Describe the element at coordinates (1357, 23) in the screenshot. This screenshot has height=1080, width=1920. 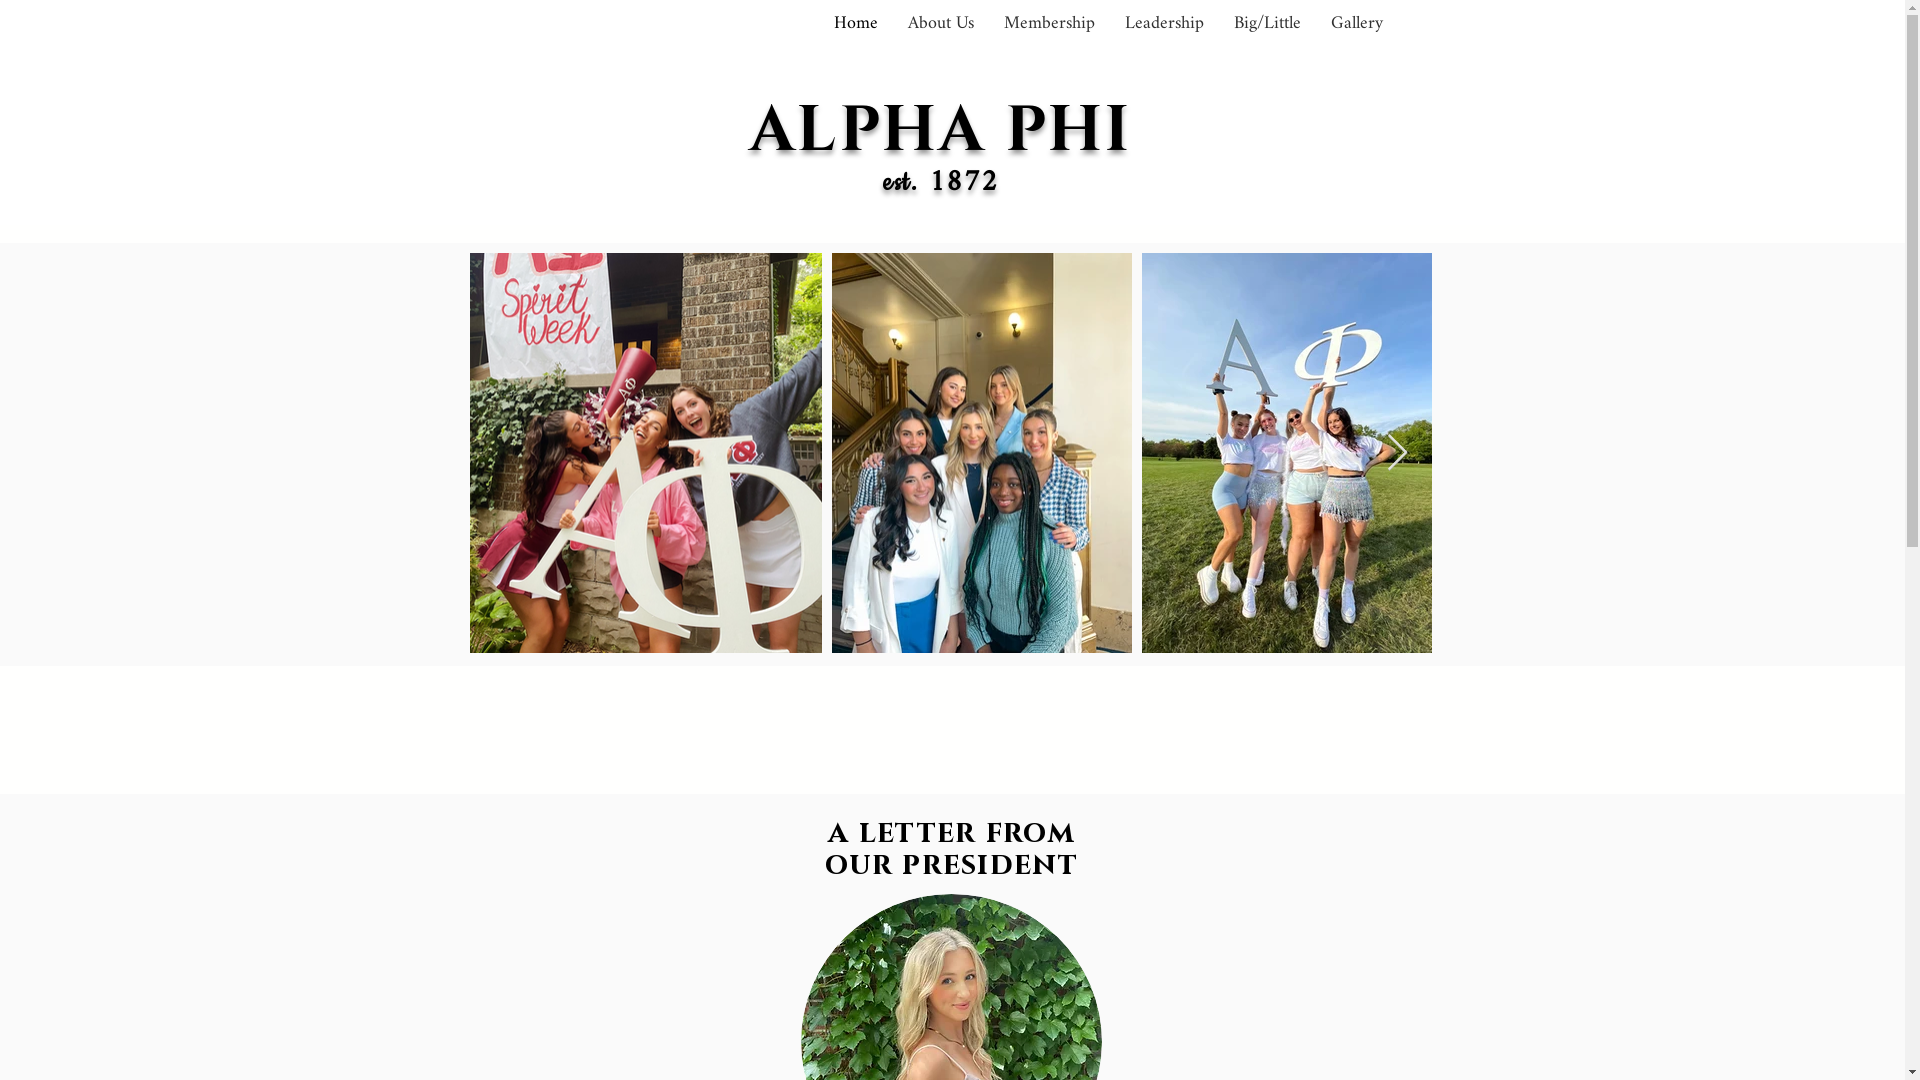
I see `'Gallery'` at that location.